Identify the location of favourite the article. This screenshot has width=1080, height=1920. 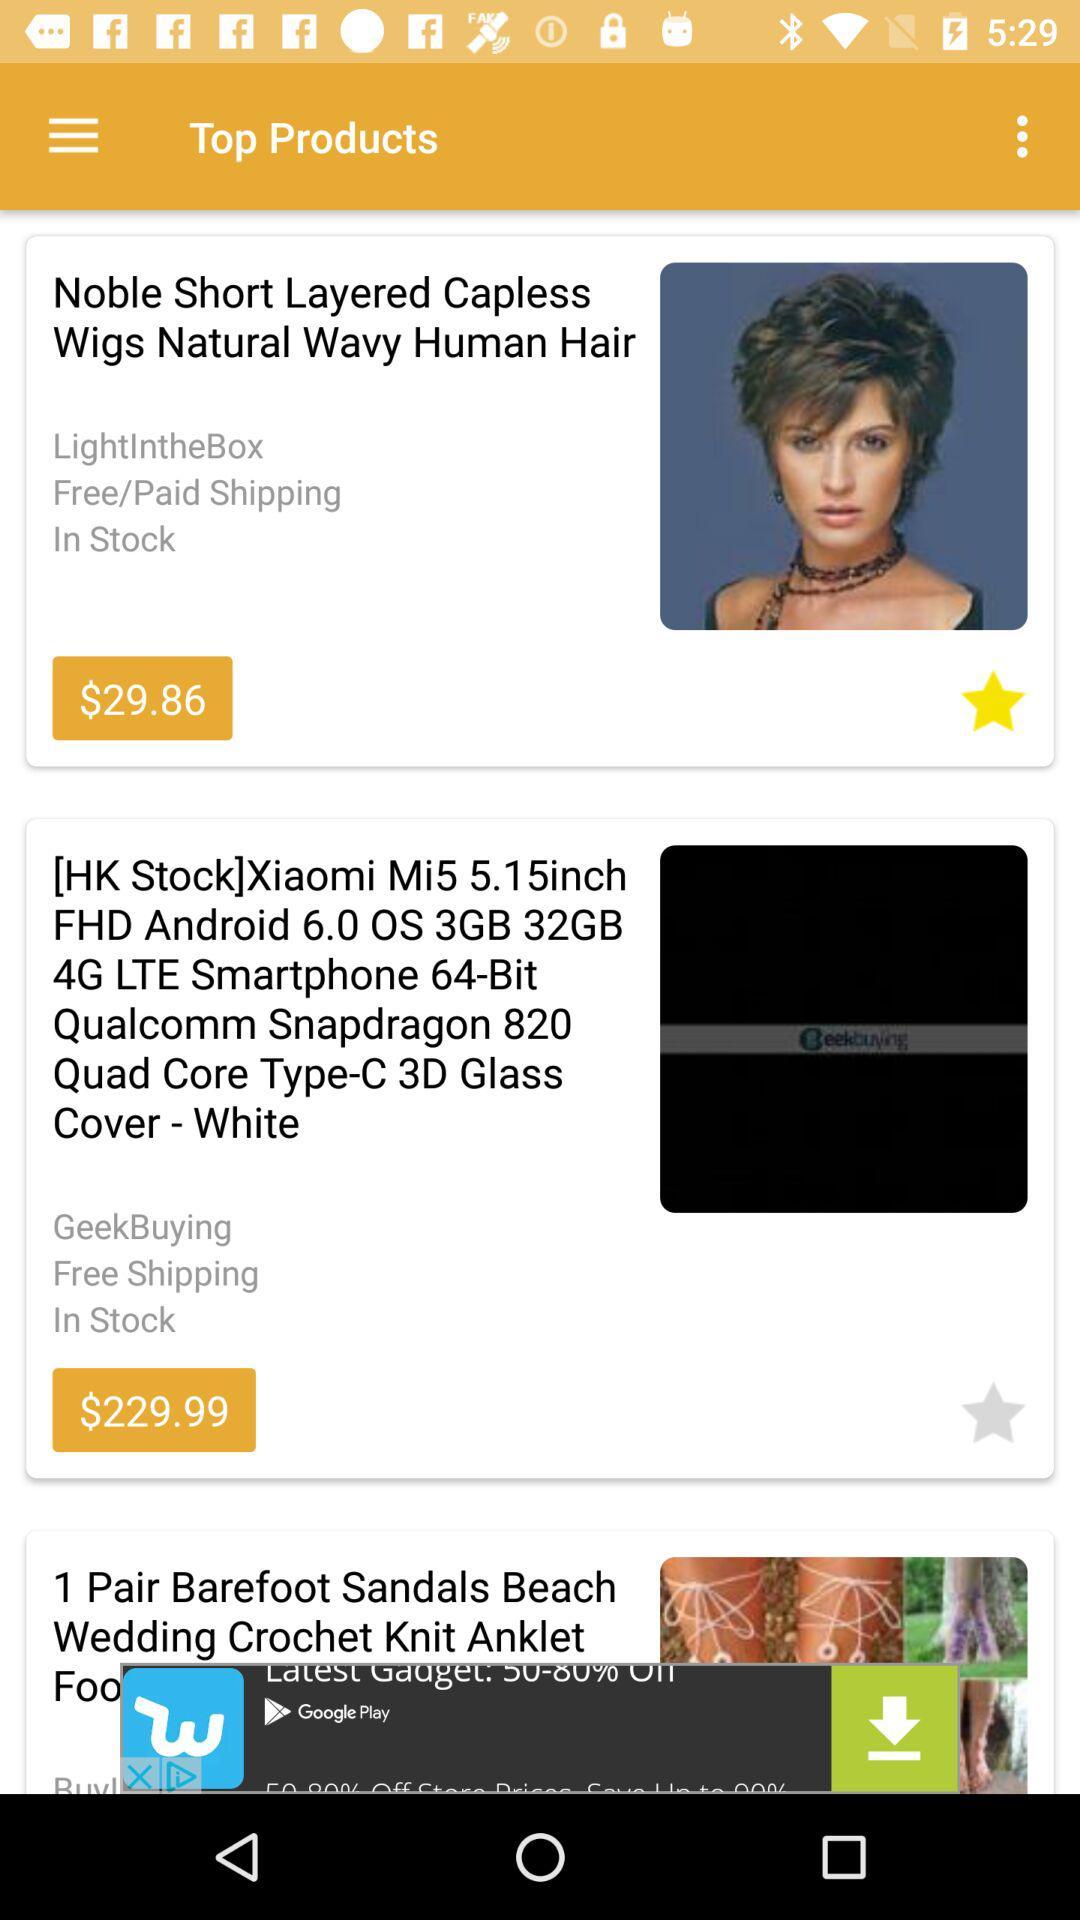
(993, 694).